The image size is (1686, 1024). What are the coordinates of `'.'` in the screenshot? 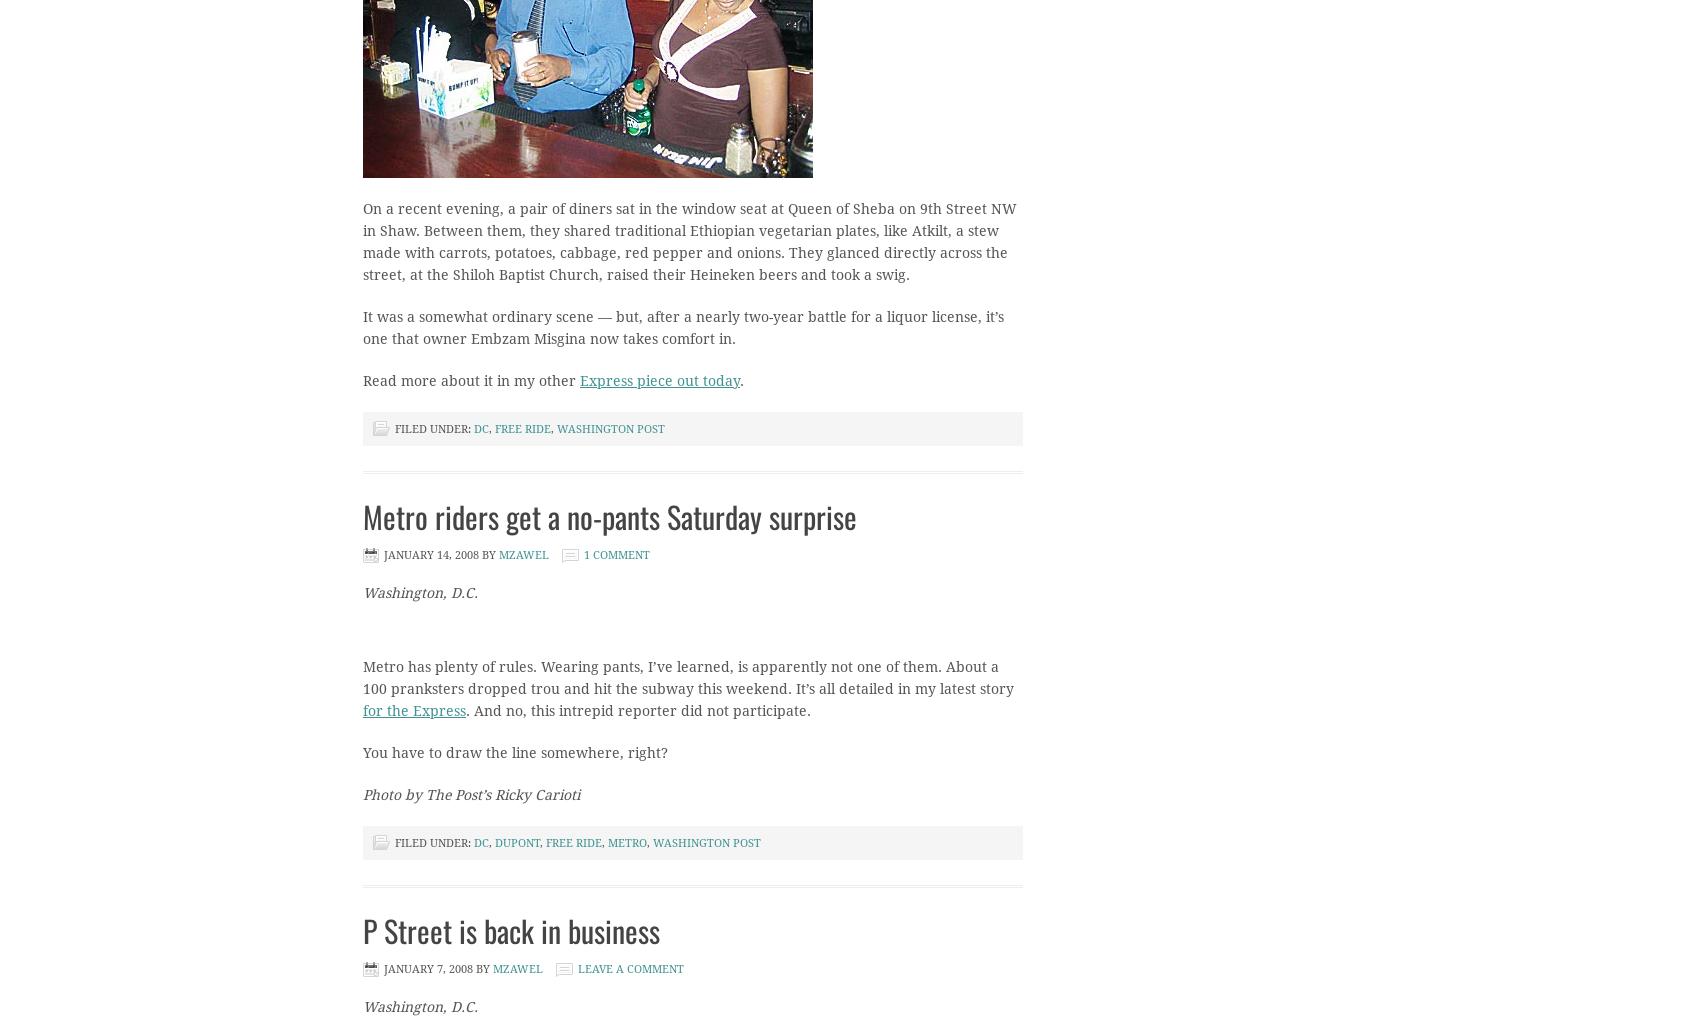 It's located at (742, 381).